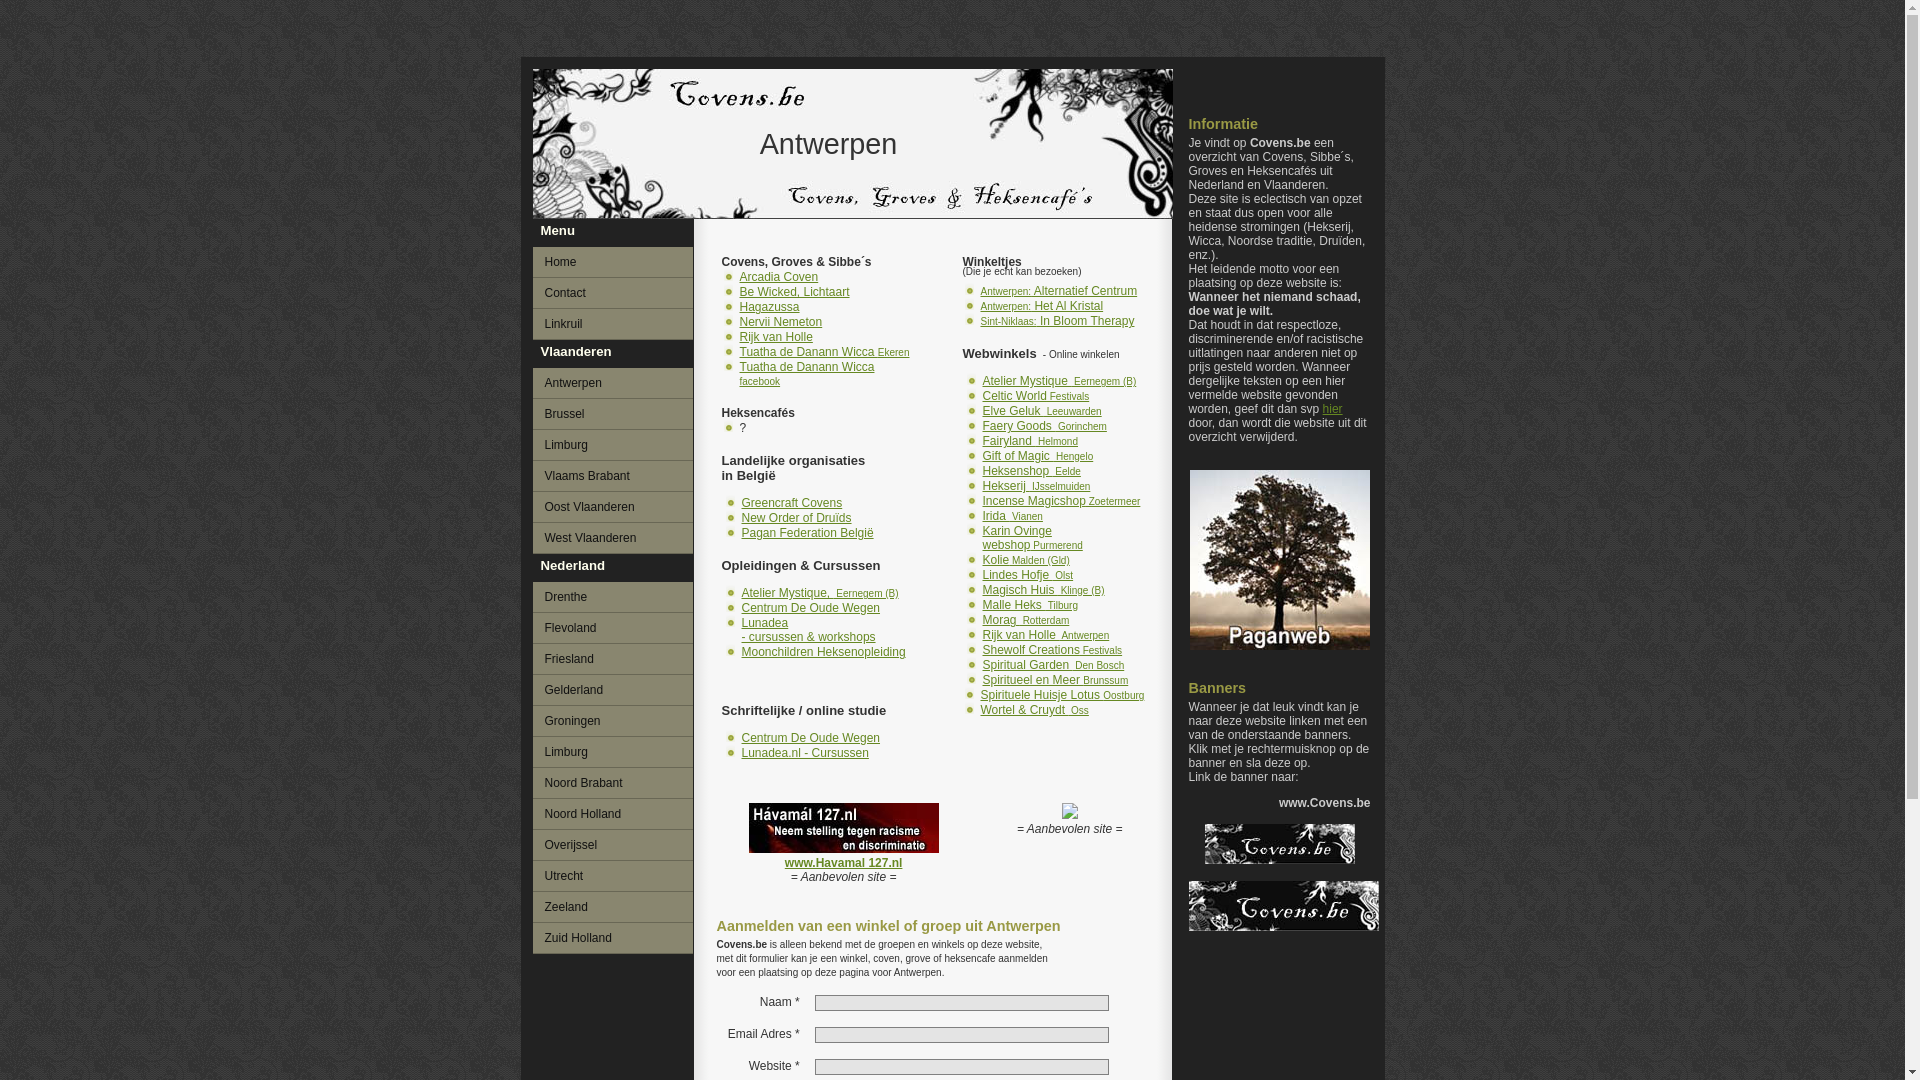 This screenshot has height=1080, width=1920. What do you see at coordinates (1059, 500) in the screenshot?
I see `'Incense Magicshop Zoetermeer'` at bounding box center [1059, 500].